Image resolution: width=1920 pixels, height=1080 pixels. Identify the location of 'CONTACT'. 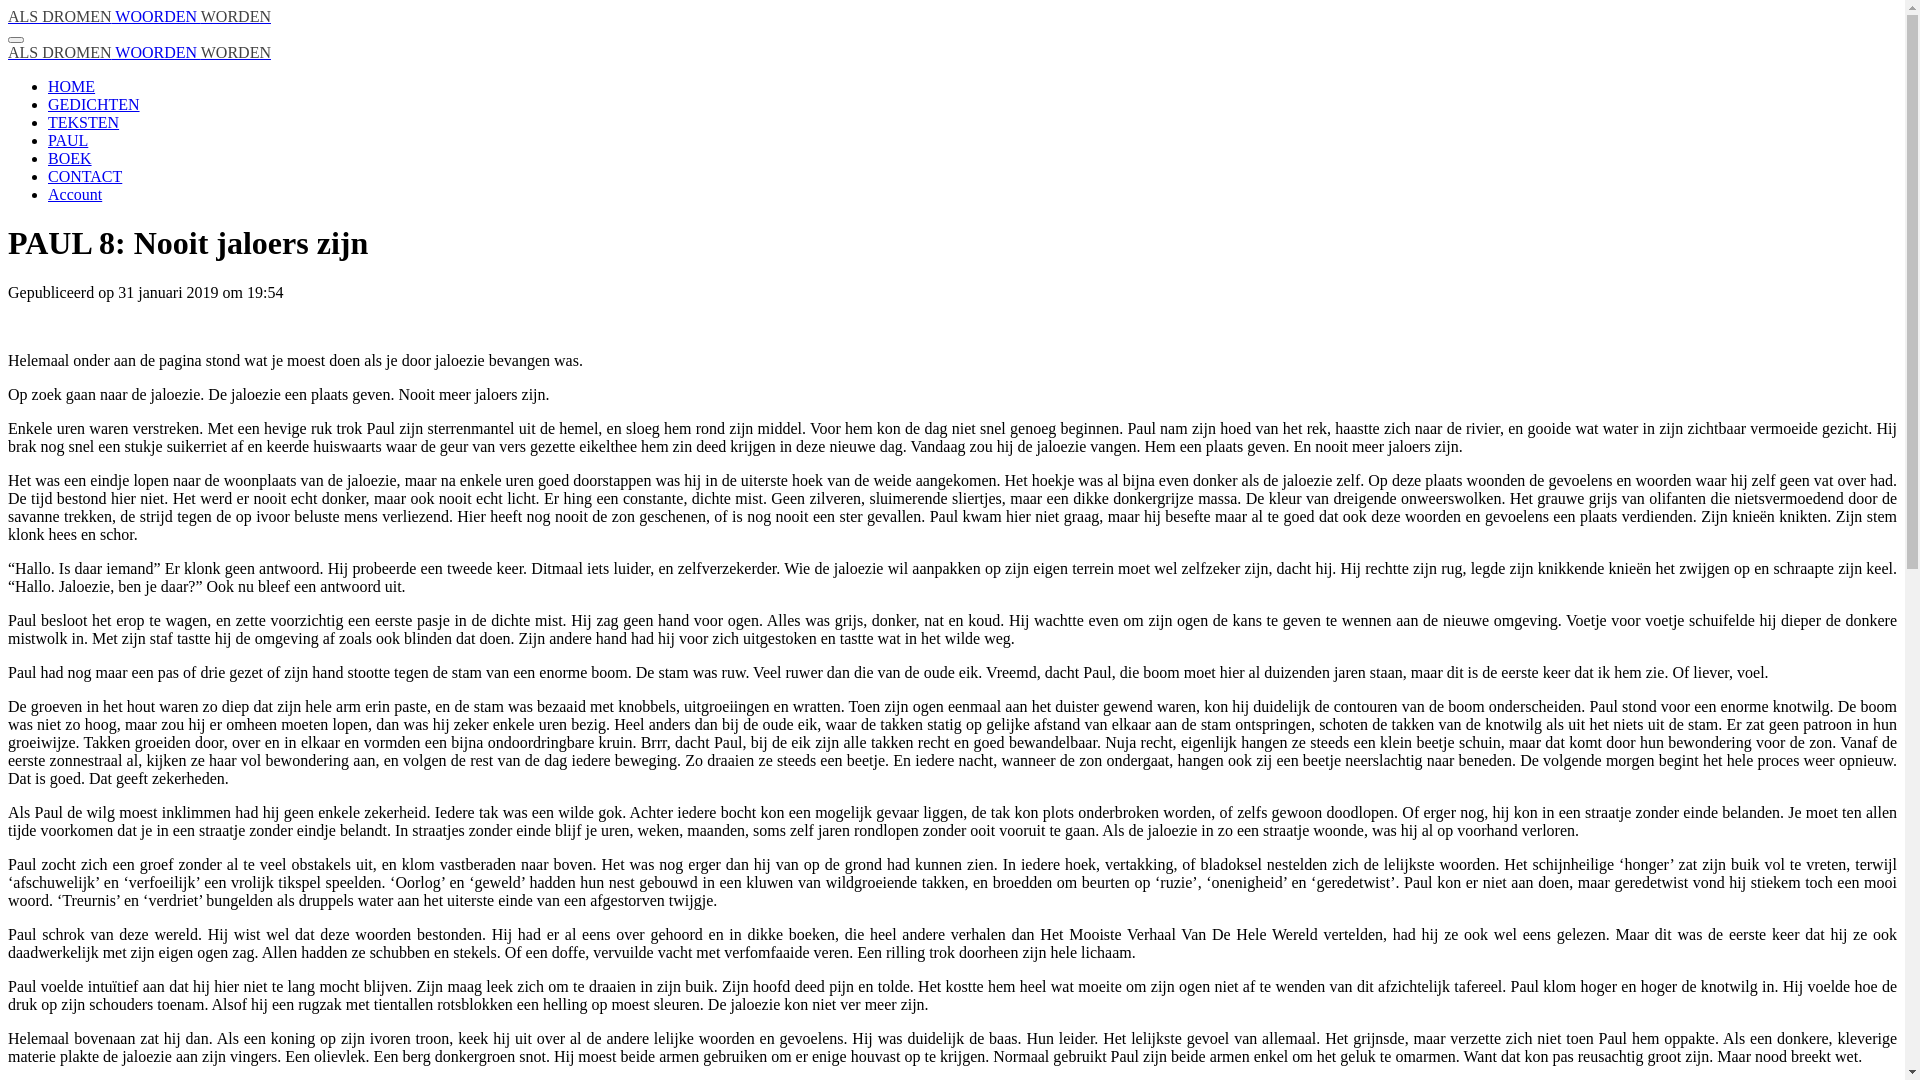
(84, 175).